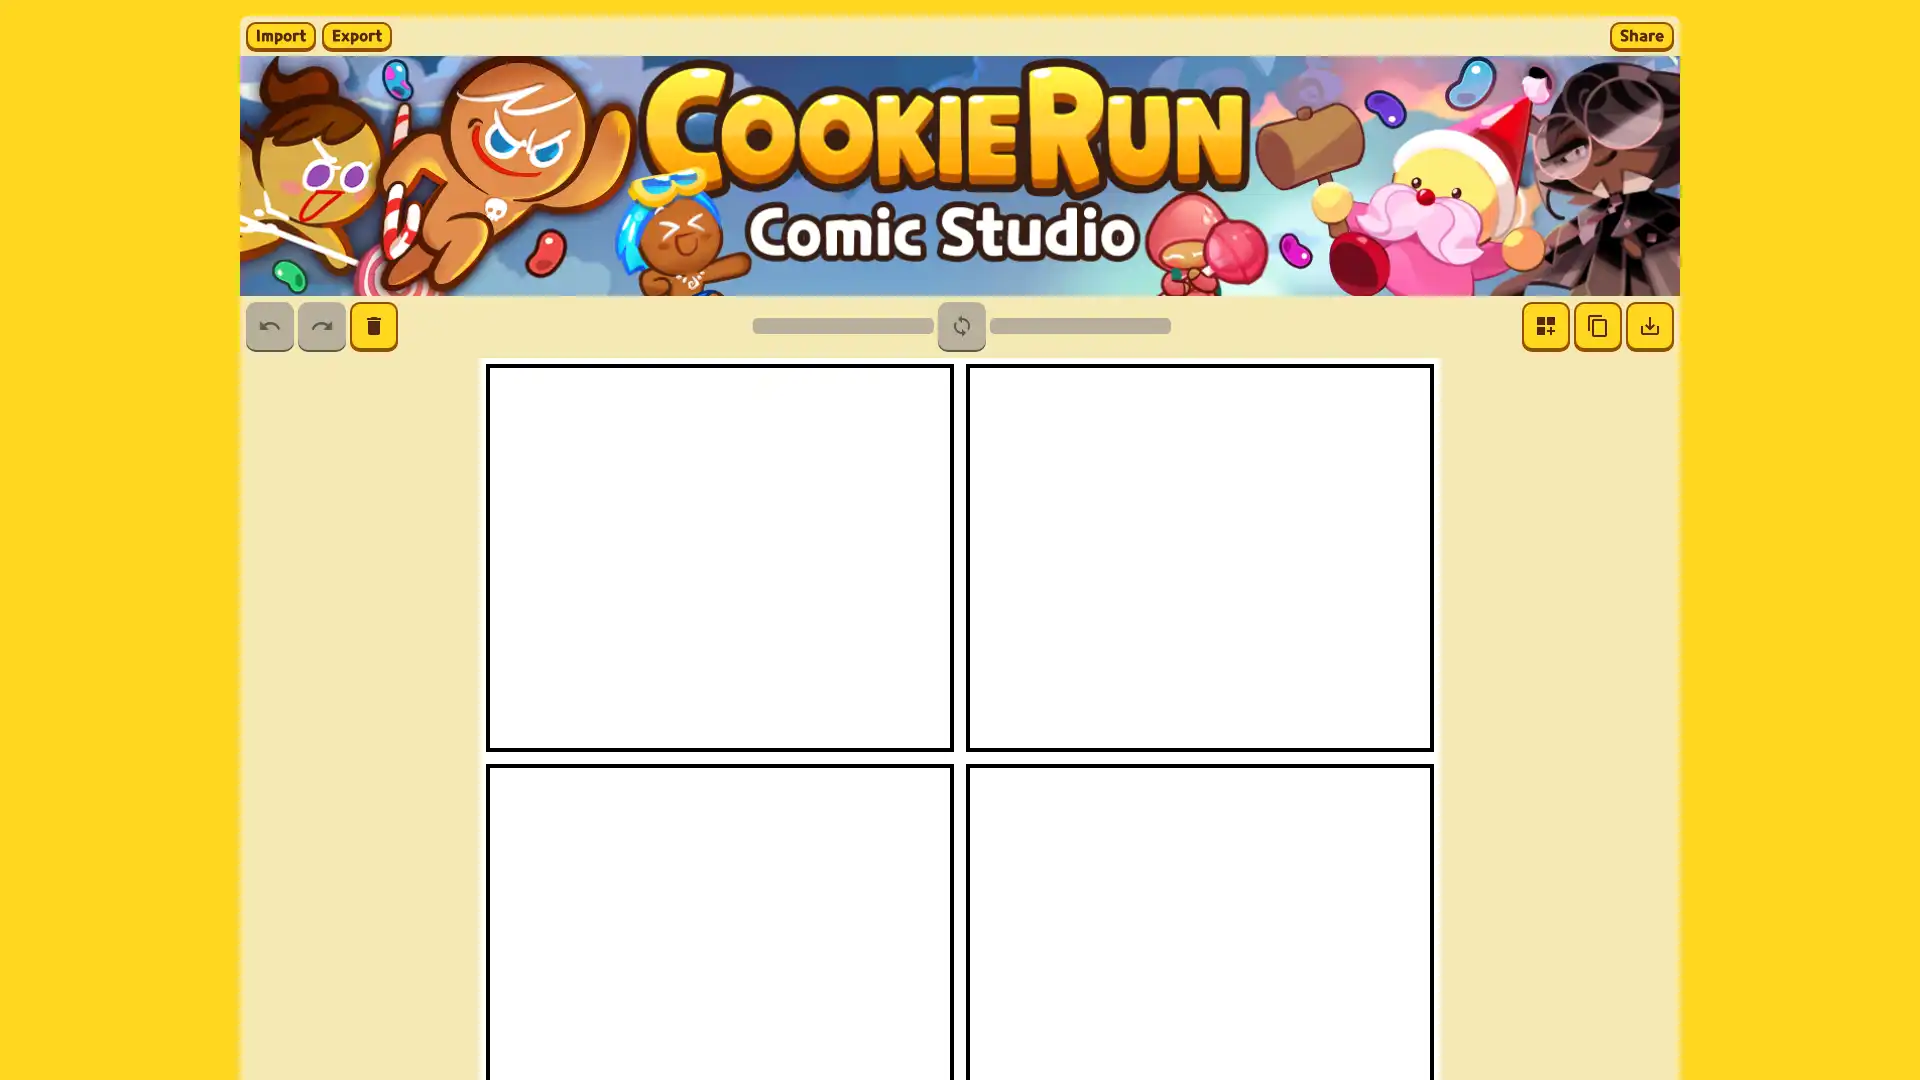  I want to click on undo, so click(268, 325).